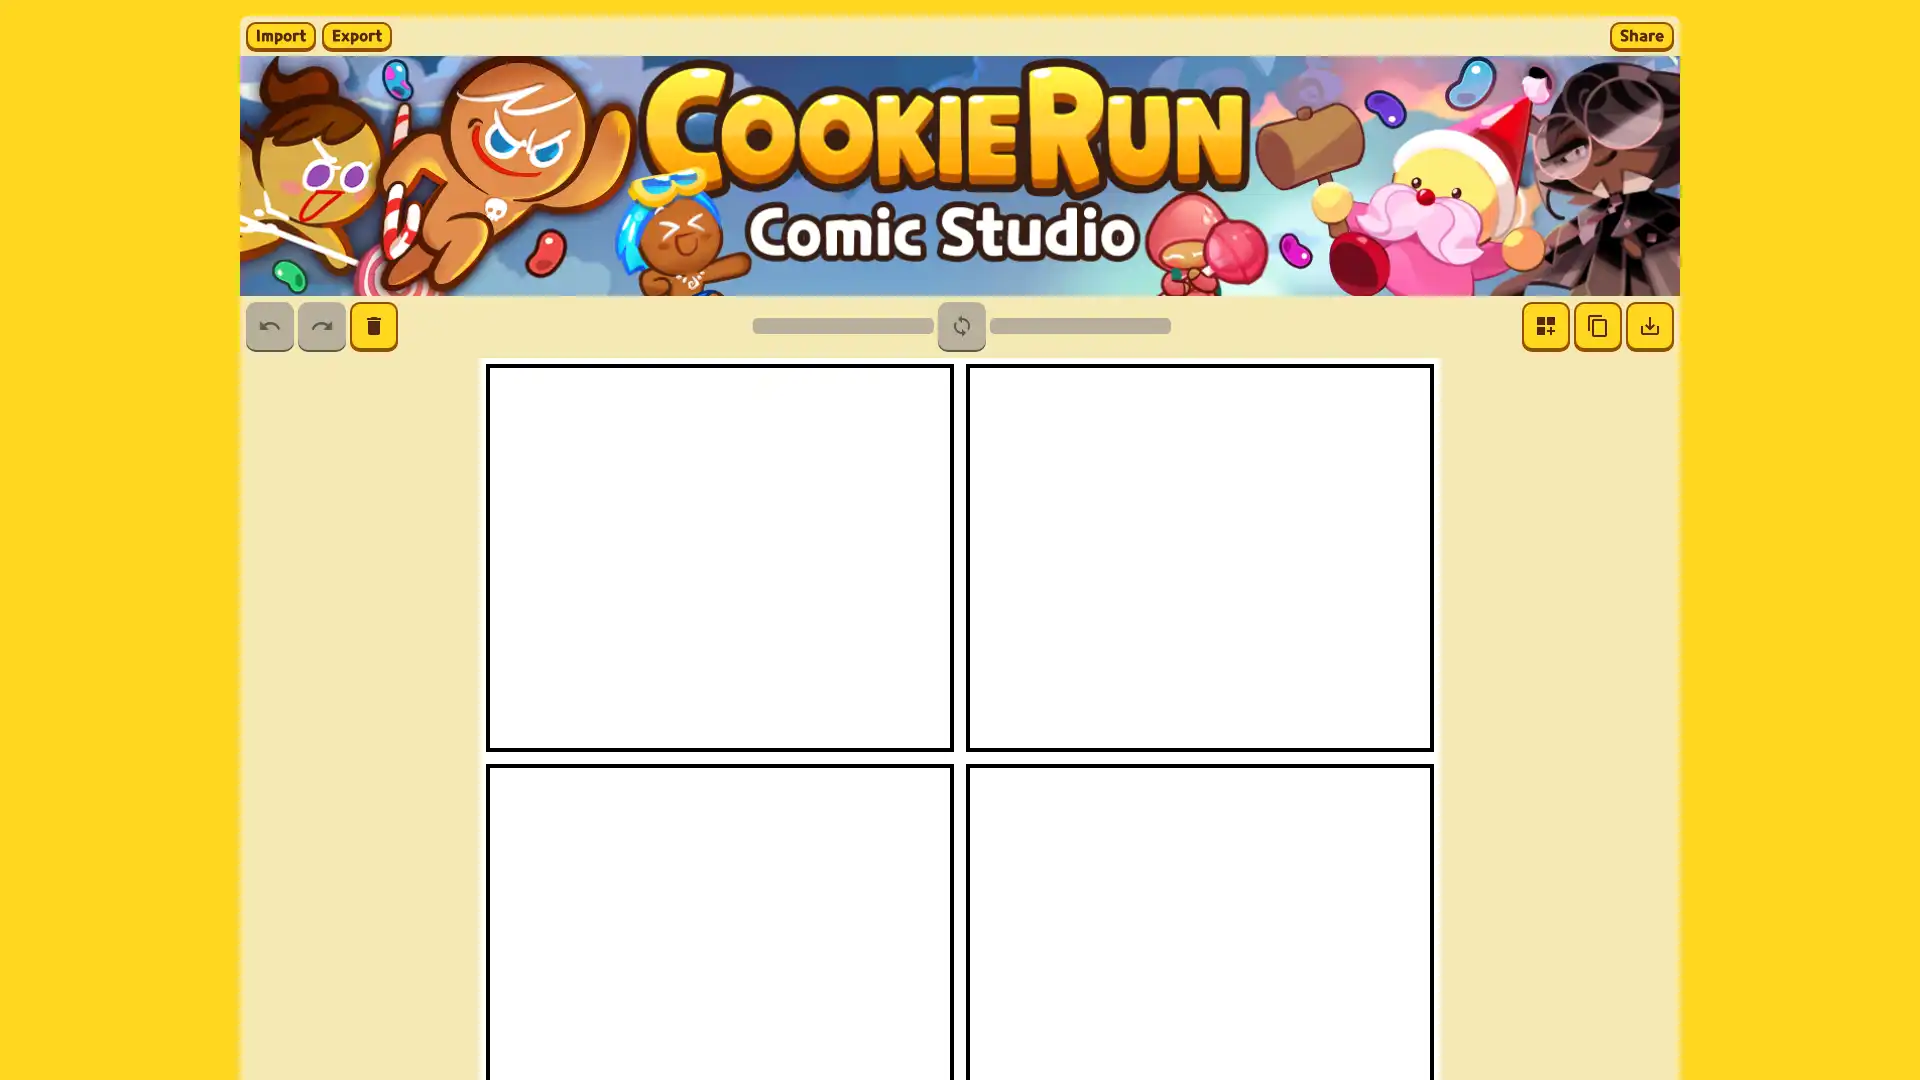  I want to click on undo, so click(268, 325).